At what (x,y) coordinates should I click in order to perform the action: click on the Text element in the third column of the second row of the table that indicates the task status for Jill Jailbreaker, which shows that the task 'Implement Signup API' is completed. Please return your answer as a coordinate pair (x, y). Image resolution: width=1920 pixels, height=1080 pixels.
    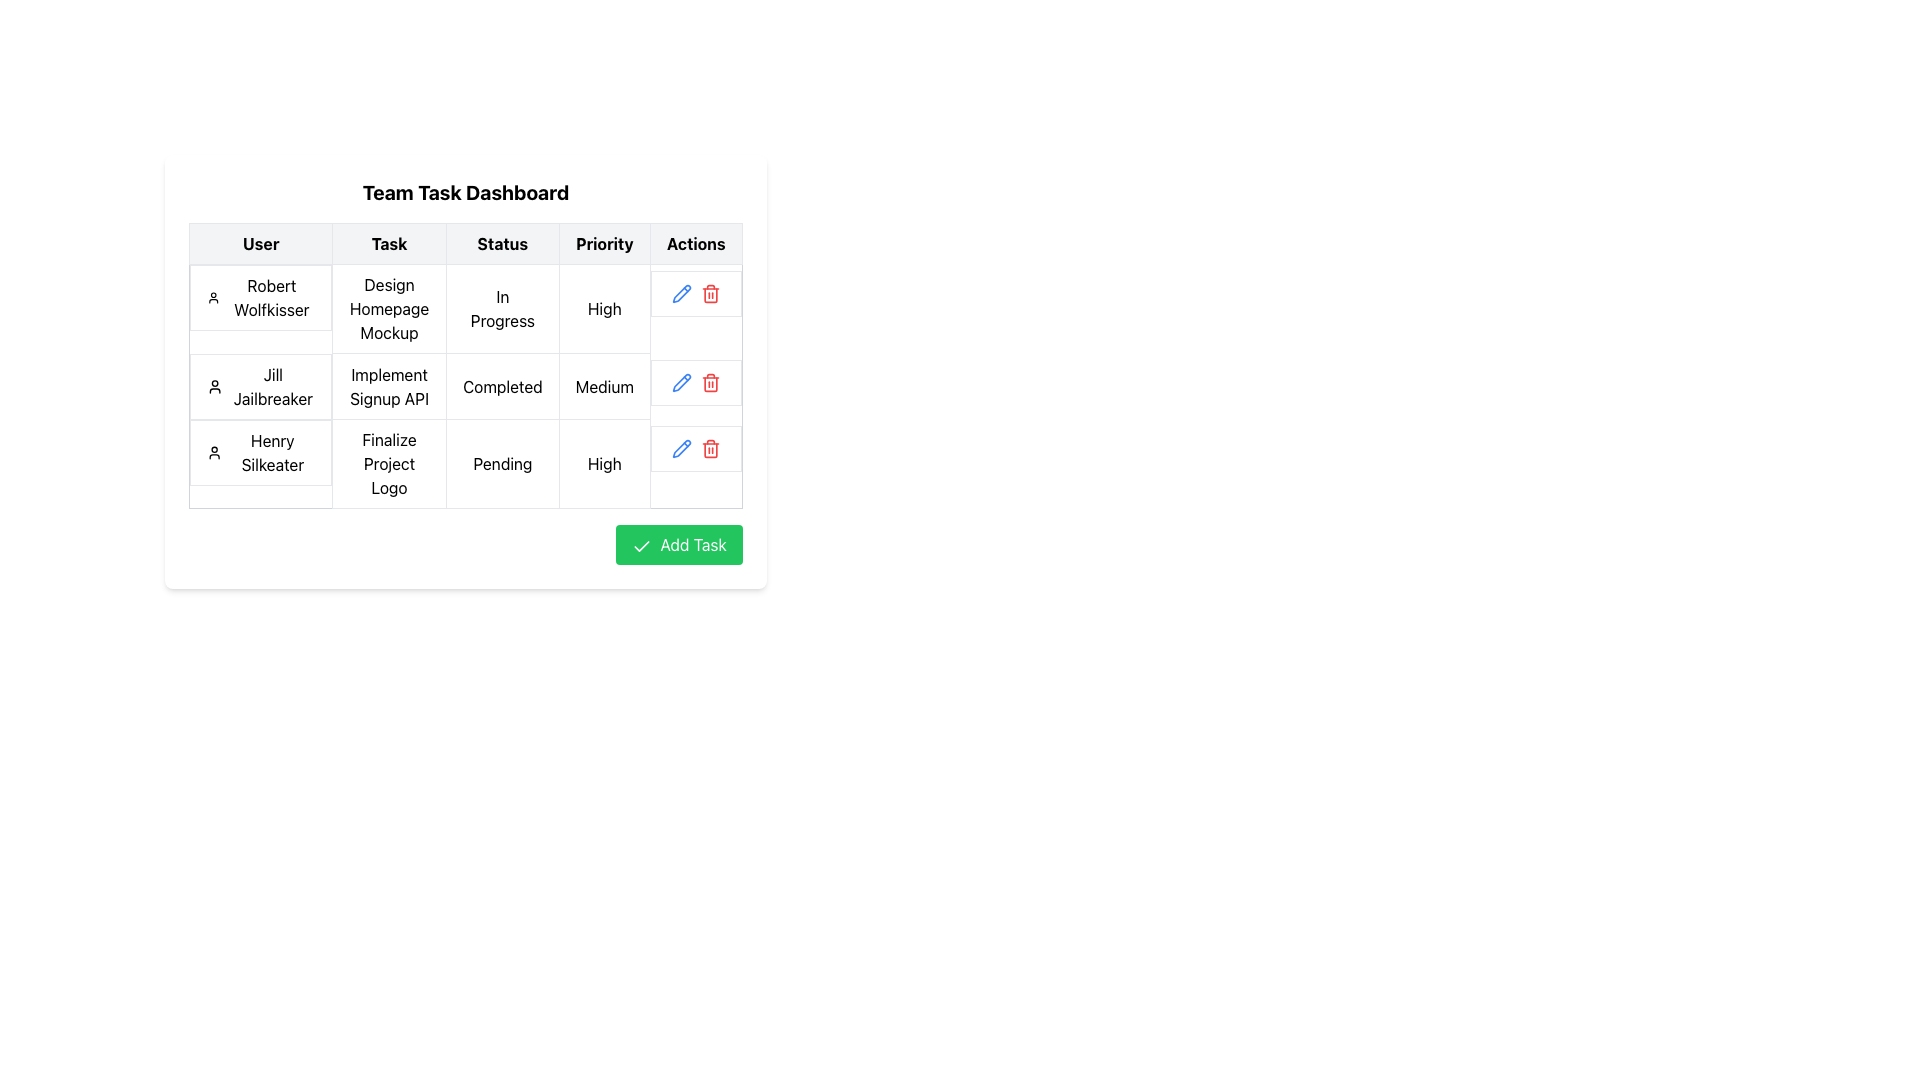
    Looking at the image, I should click on (464, 386).